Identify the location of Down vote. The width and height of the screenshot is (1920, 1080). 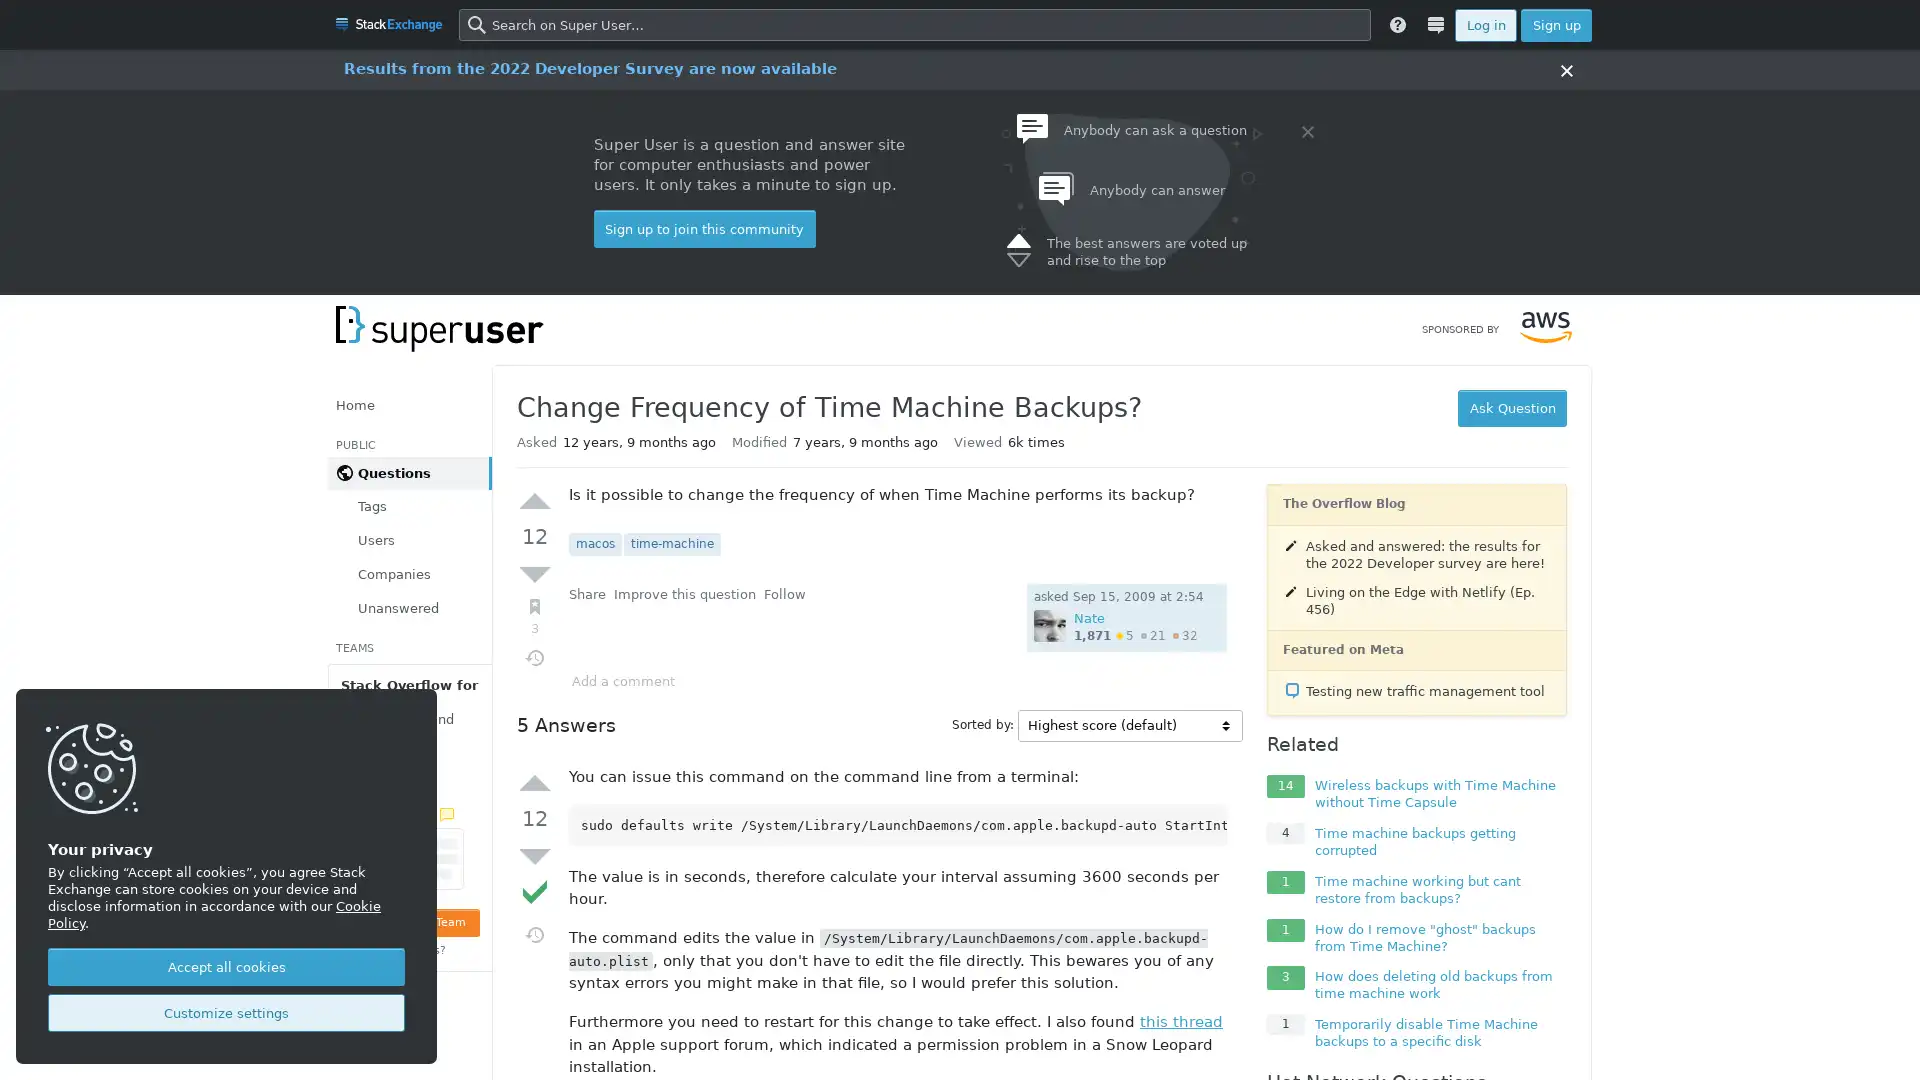
(534, 855).